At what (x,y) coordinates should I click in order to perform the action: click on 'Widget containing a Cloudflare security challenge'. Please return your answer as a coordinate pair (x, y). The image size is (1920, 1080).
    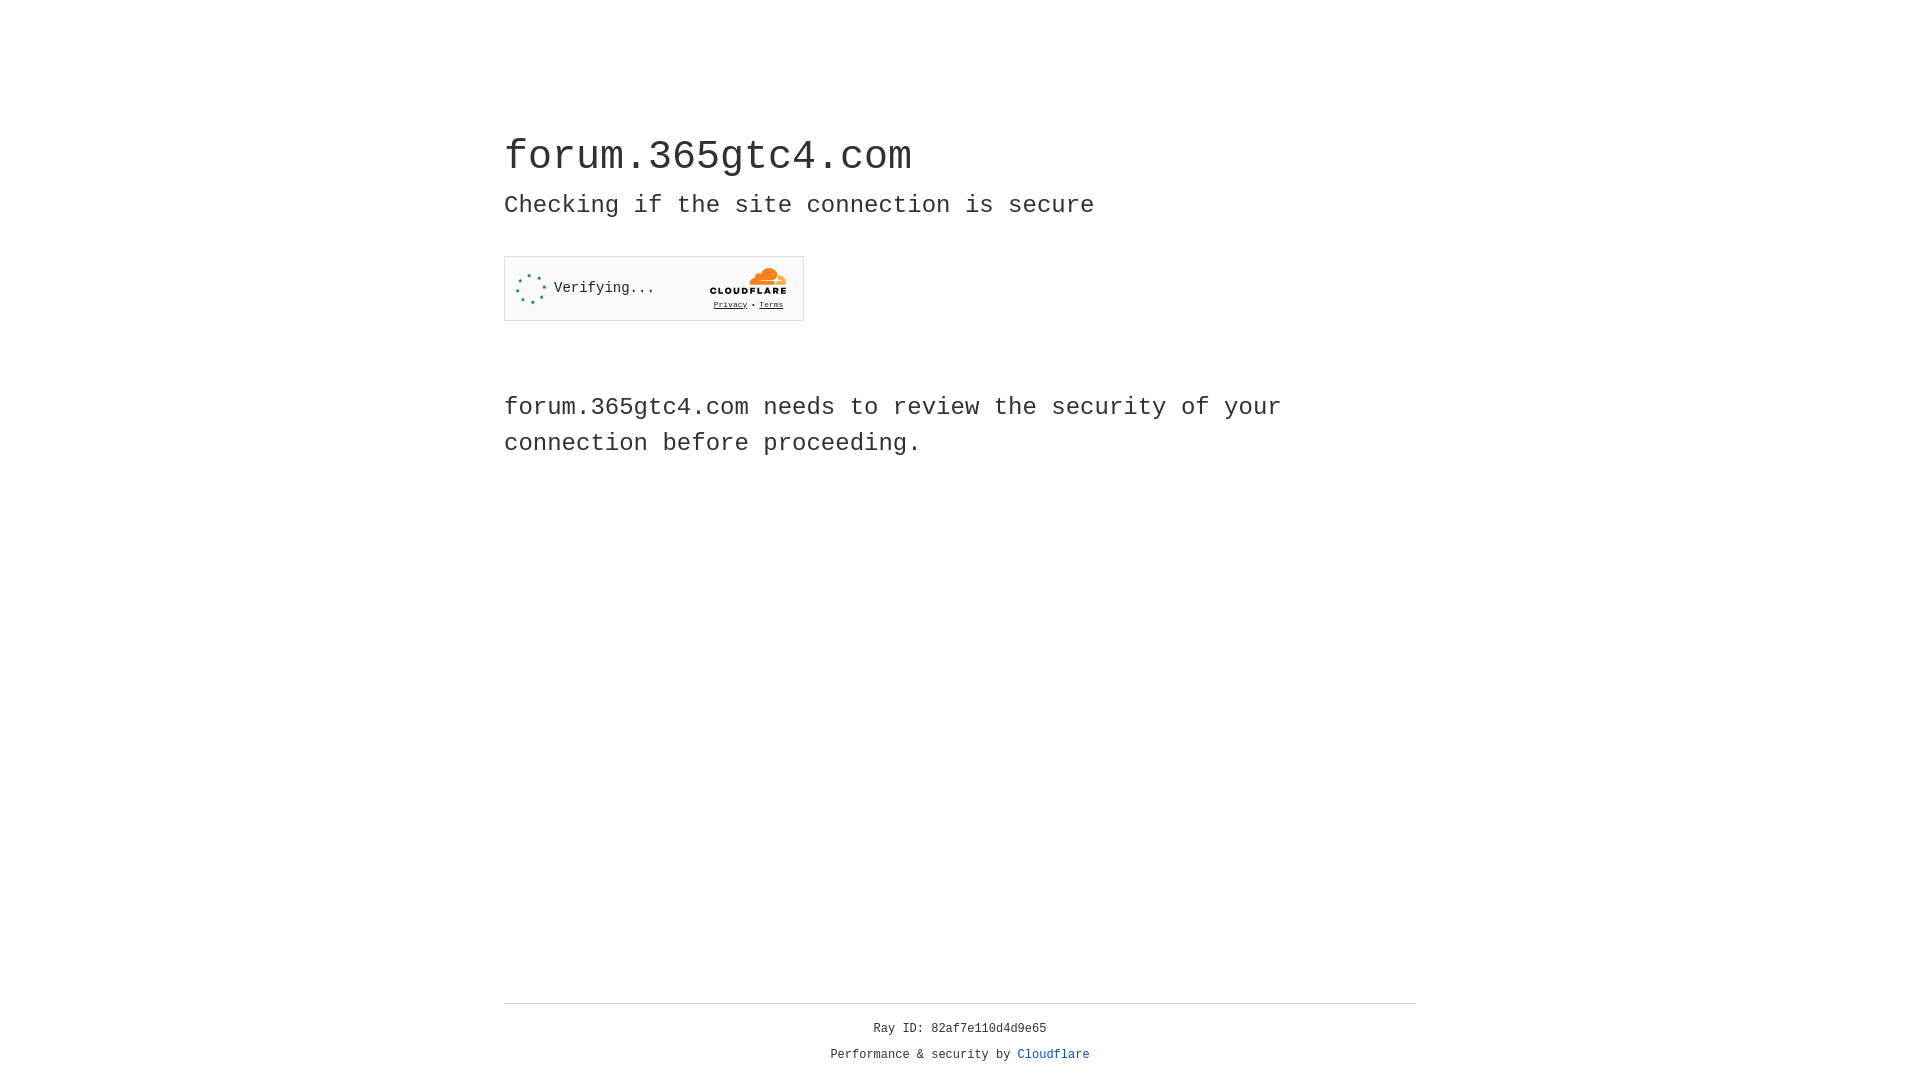
    Looking at the image, I should click on (653, 288).